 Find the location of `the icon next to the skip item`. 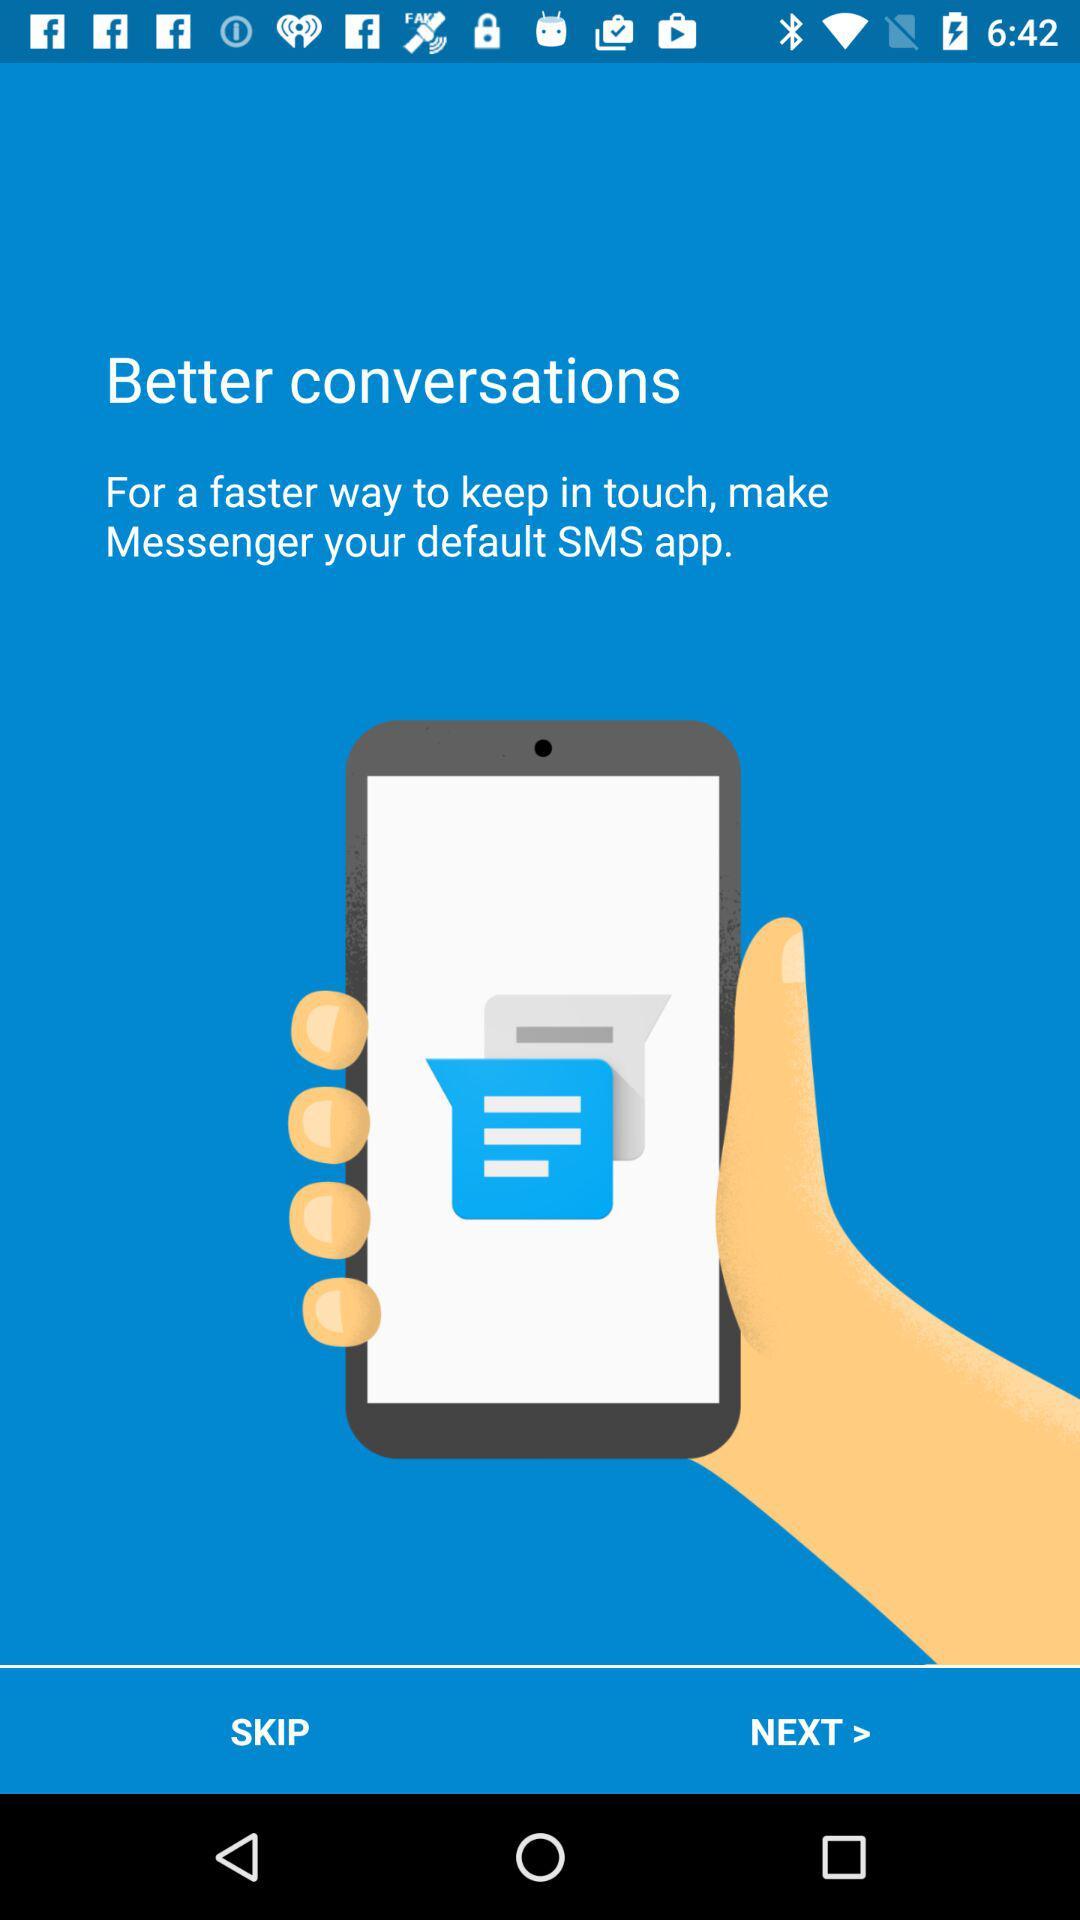

the icon next to the skip item is located at coordinates (810, 1730).